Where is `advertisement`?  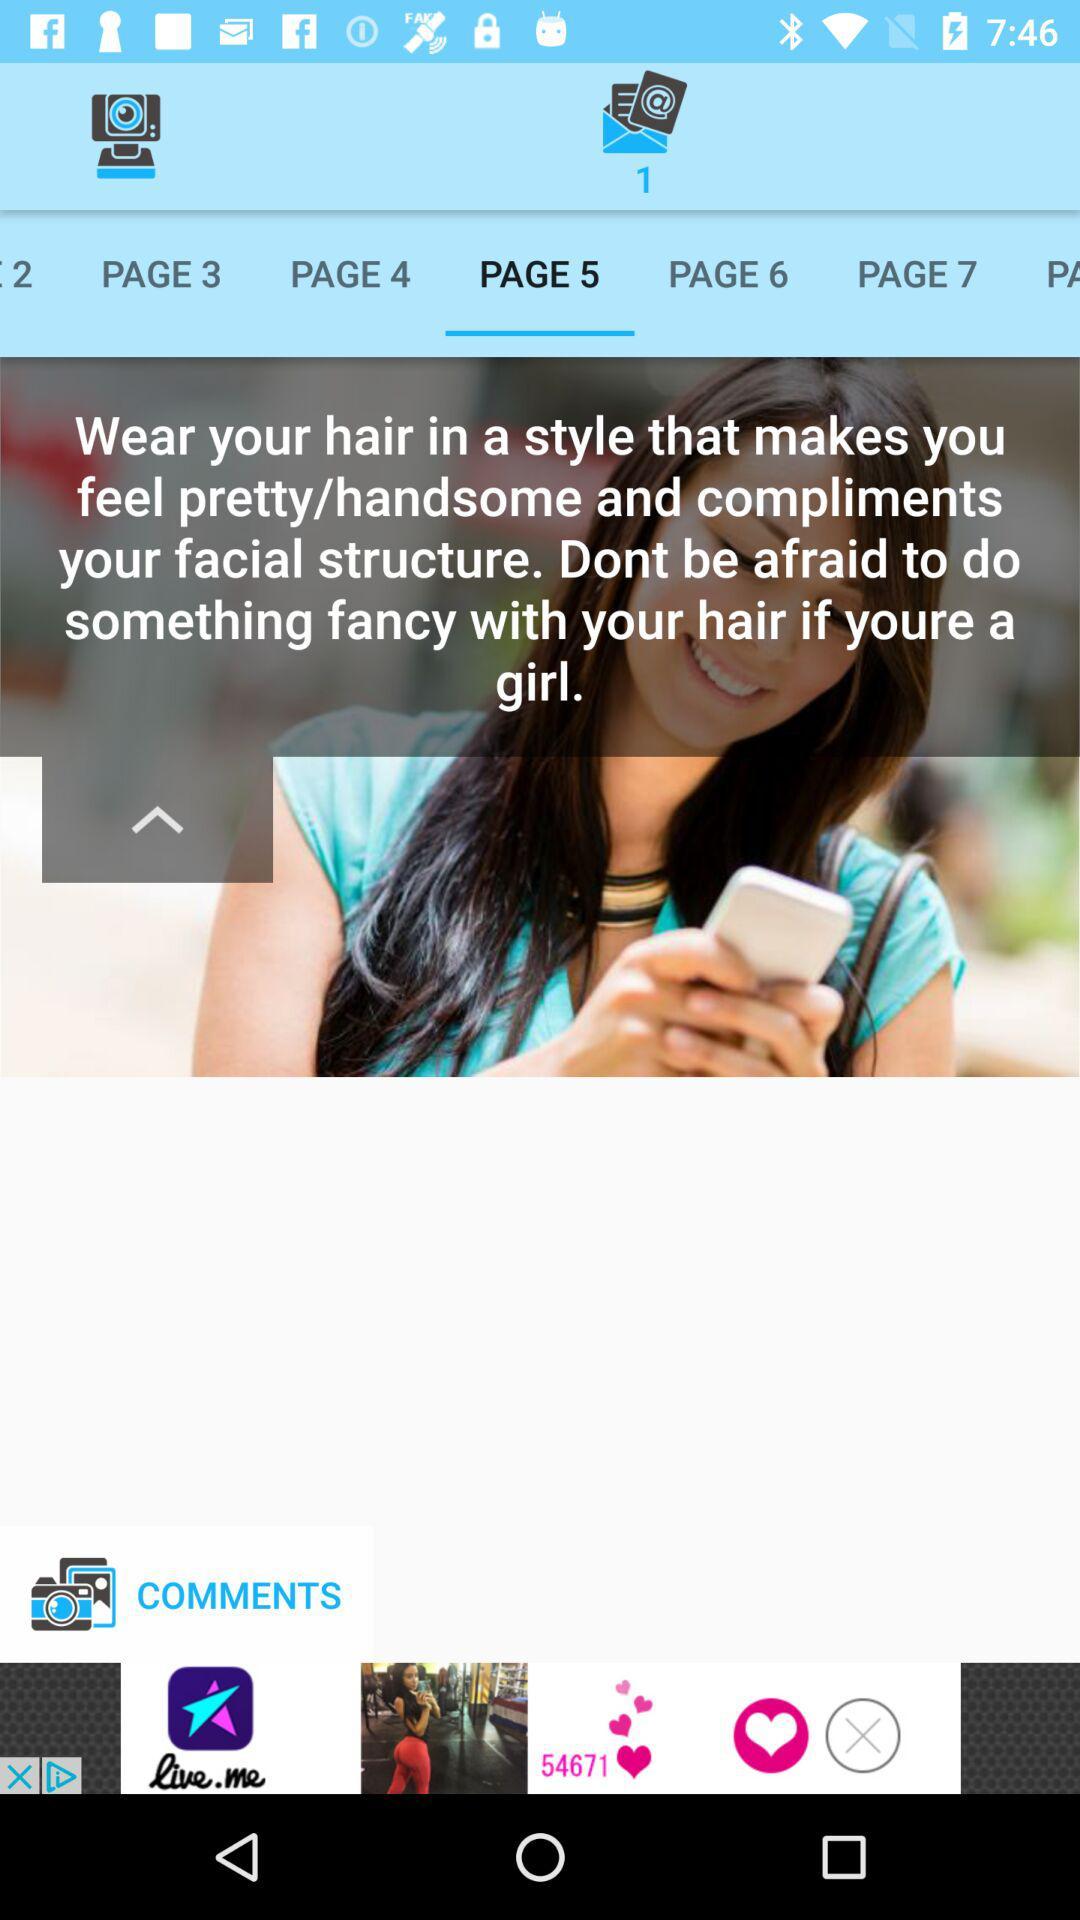 advertisement is located at coordinates (540, 1727).